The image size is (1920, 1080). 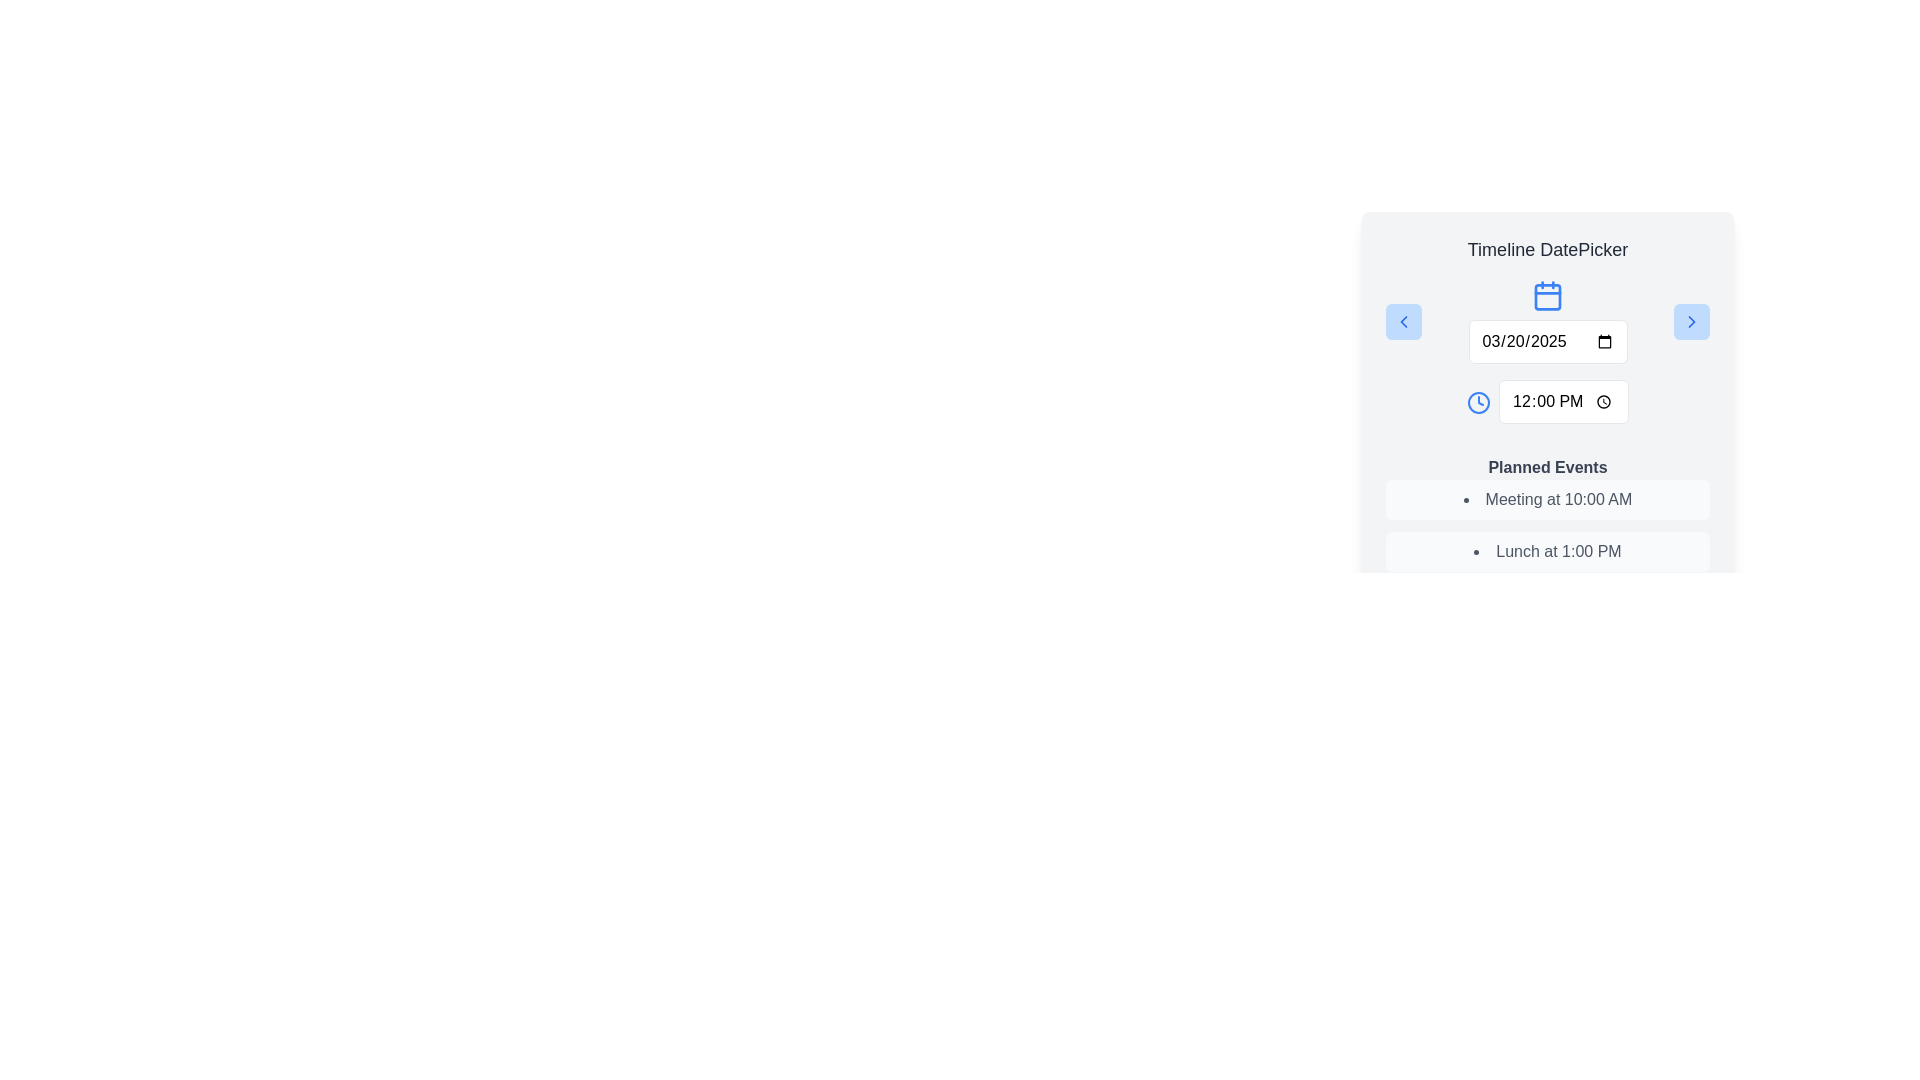 I want to click on the chevron icon embedded in the blue-shaded circular button, located towards the top right of the date picker interface, so click(x=1690, y=320).